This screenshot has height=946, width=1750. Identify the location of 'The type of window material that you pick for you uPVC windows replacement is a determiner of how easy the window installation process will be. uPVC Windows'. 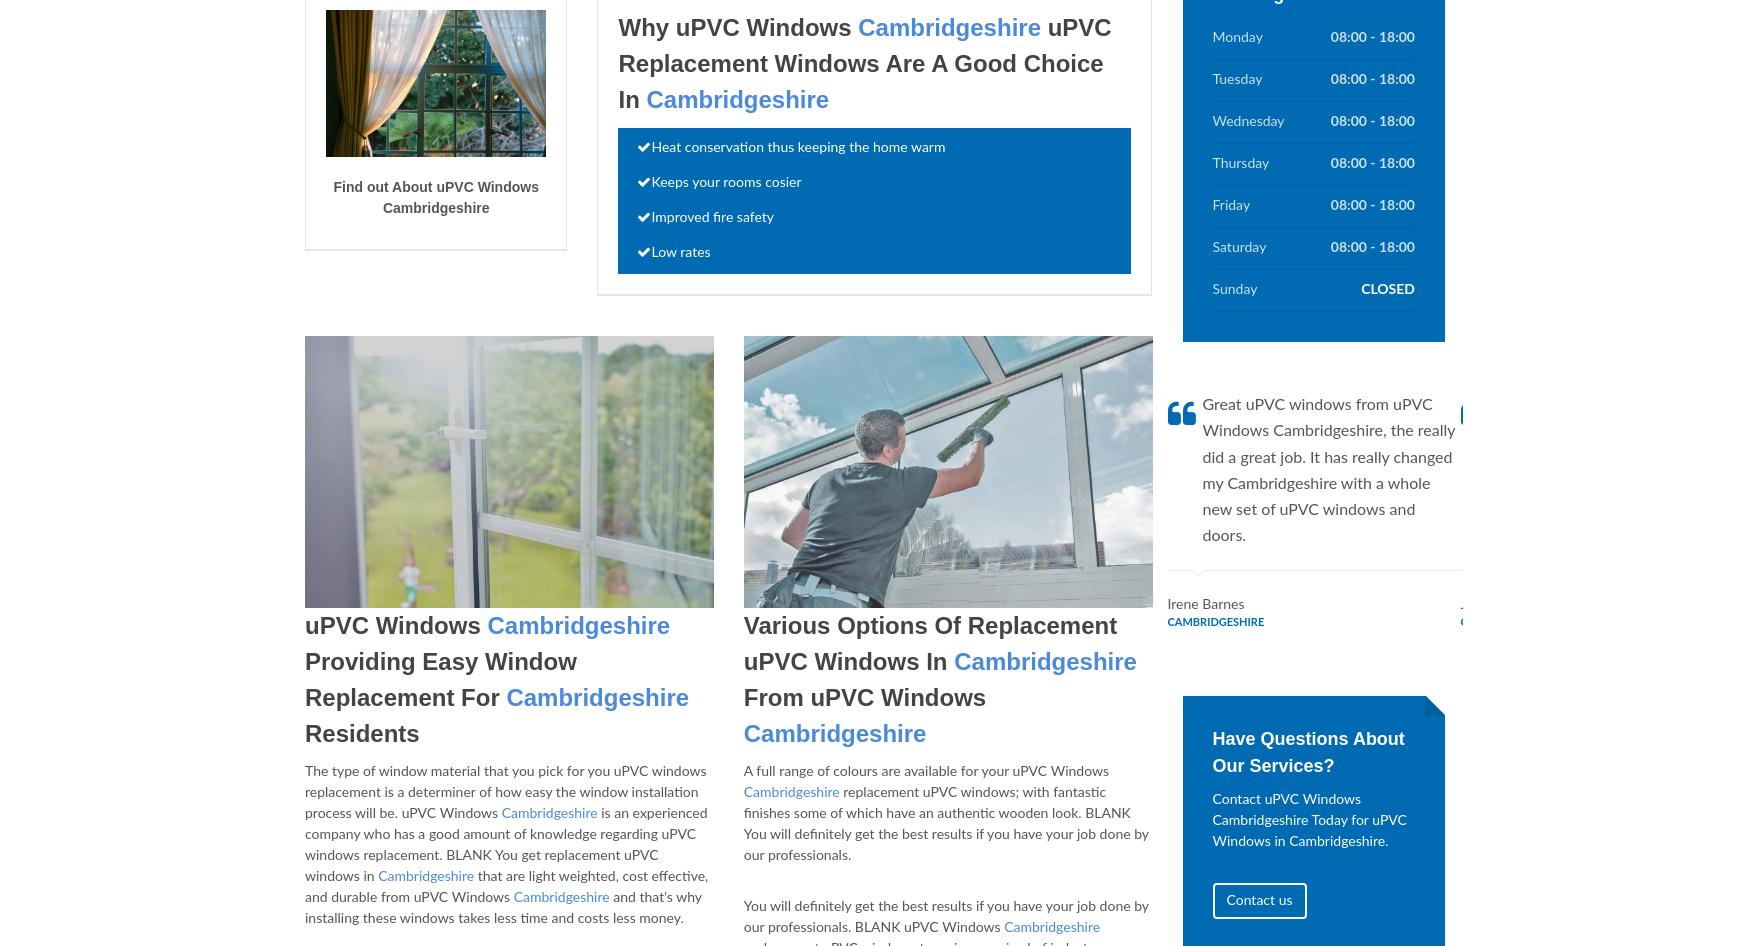
(504, 793).